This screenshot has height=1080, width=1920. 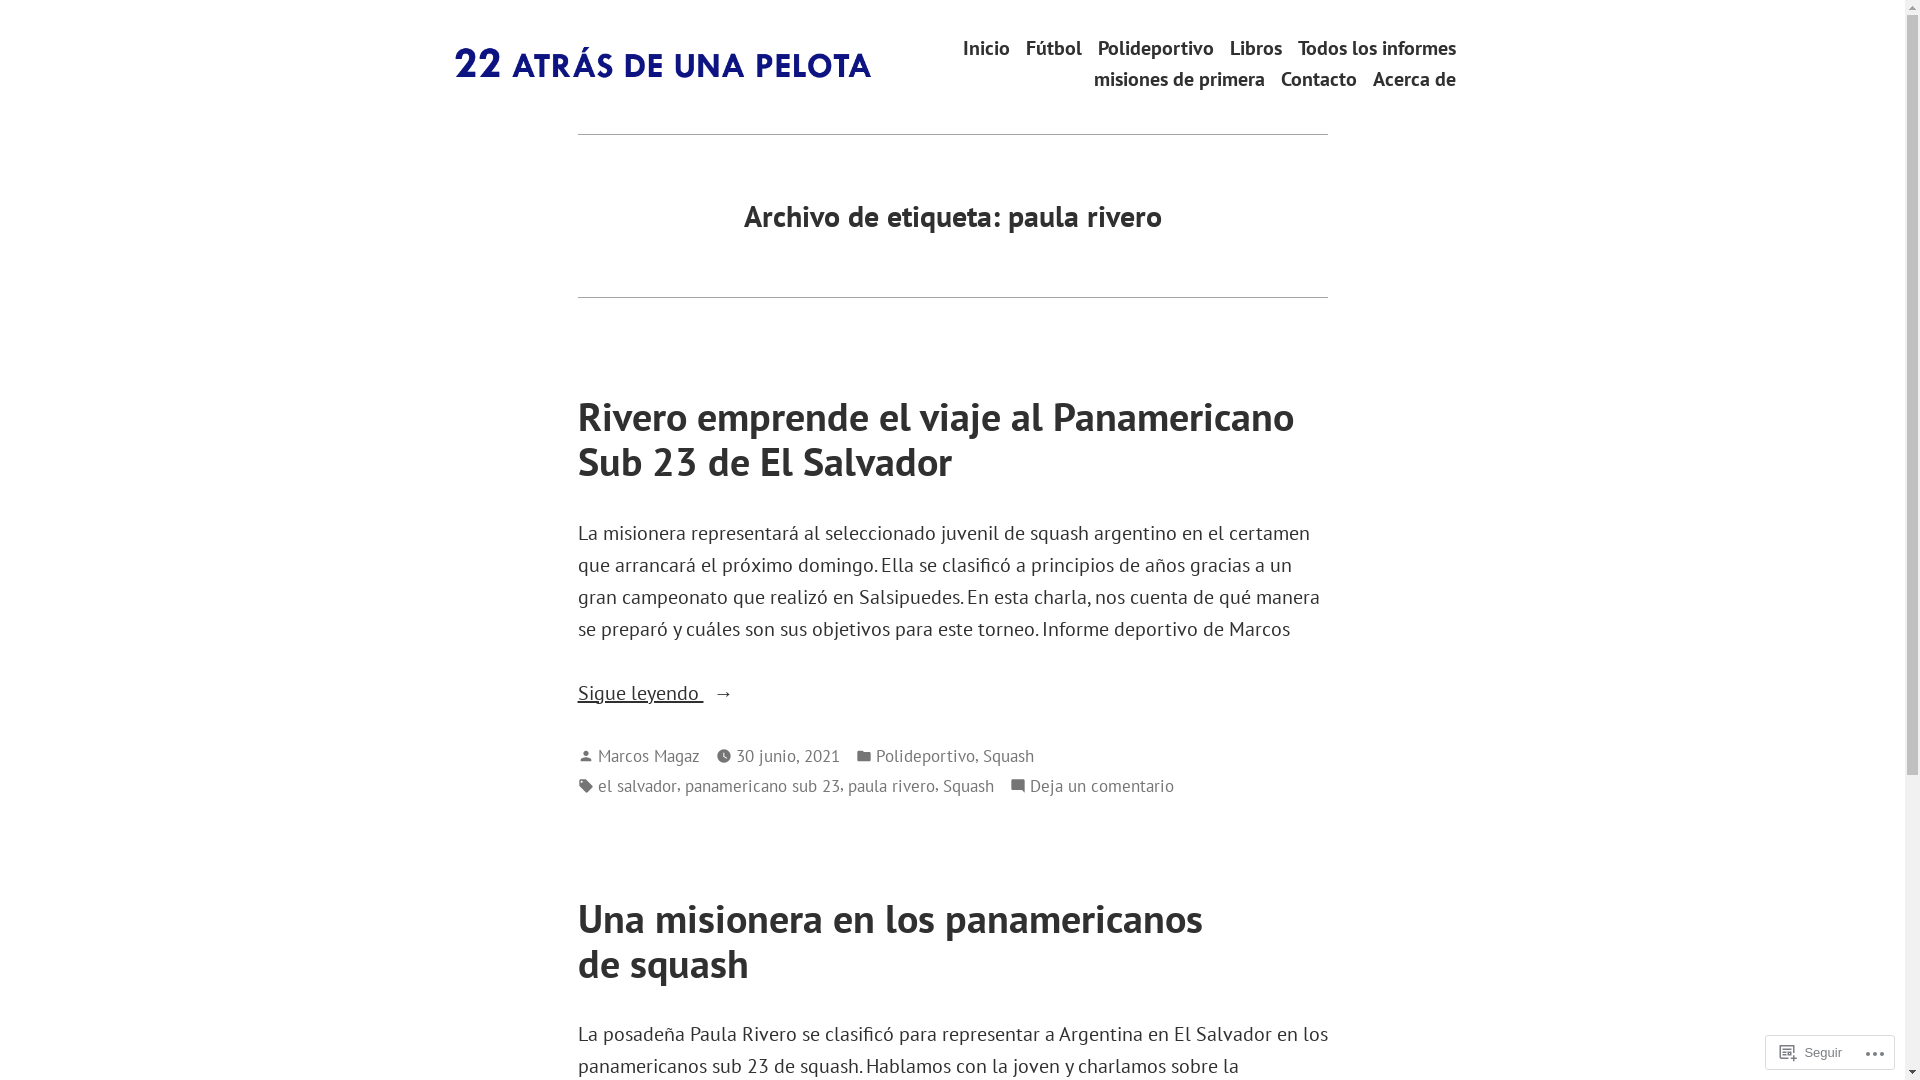 What do you see at coordinates (1297, 46) in the screenshot?
I see `'Todos los informes'` at bounding box center [1297, 46].